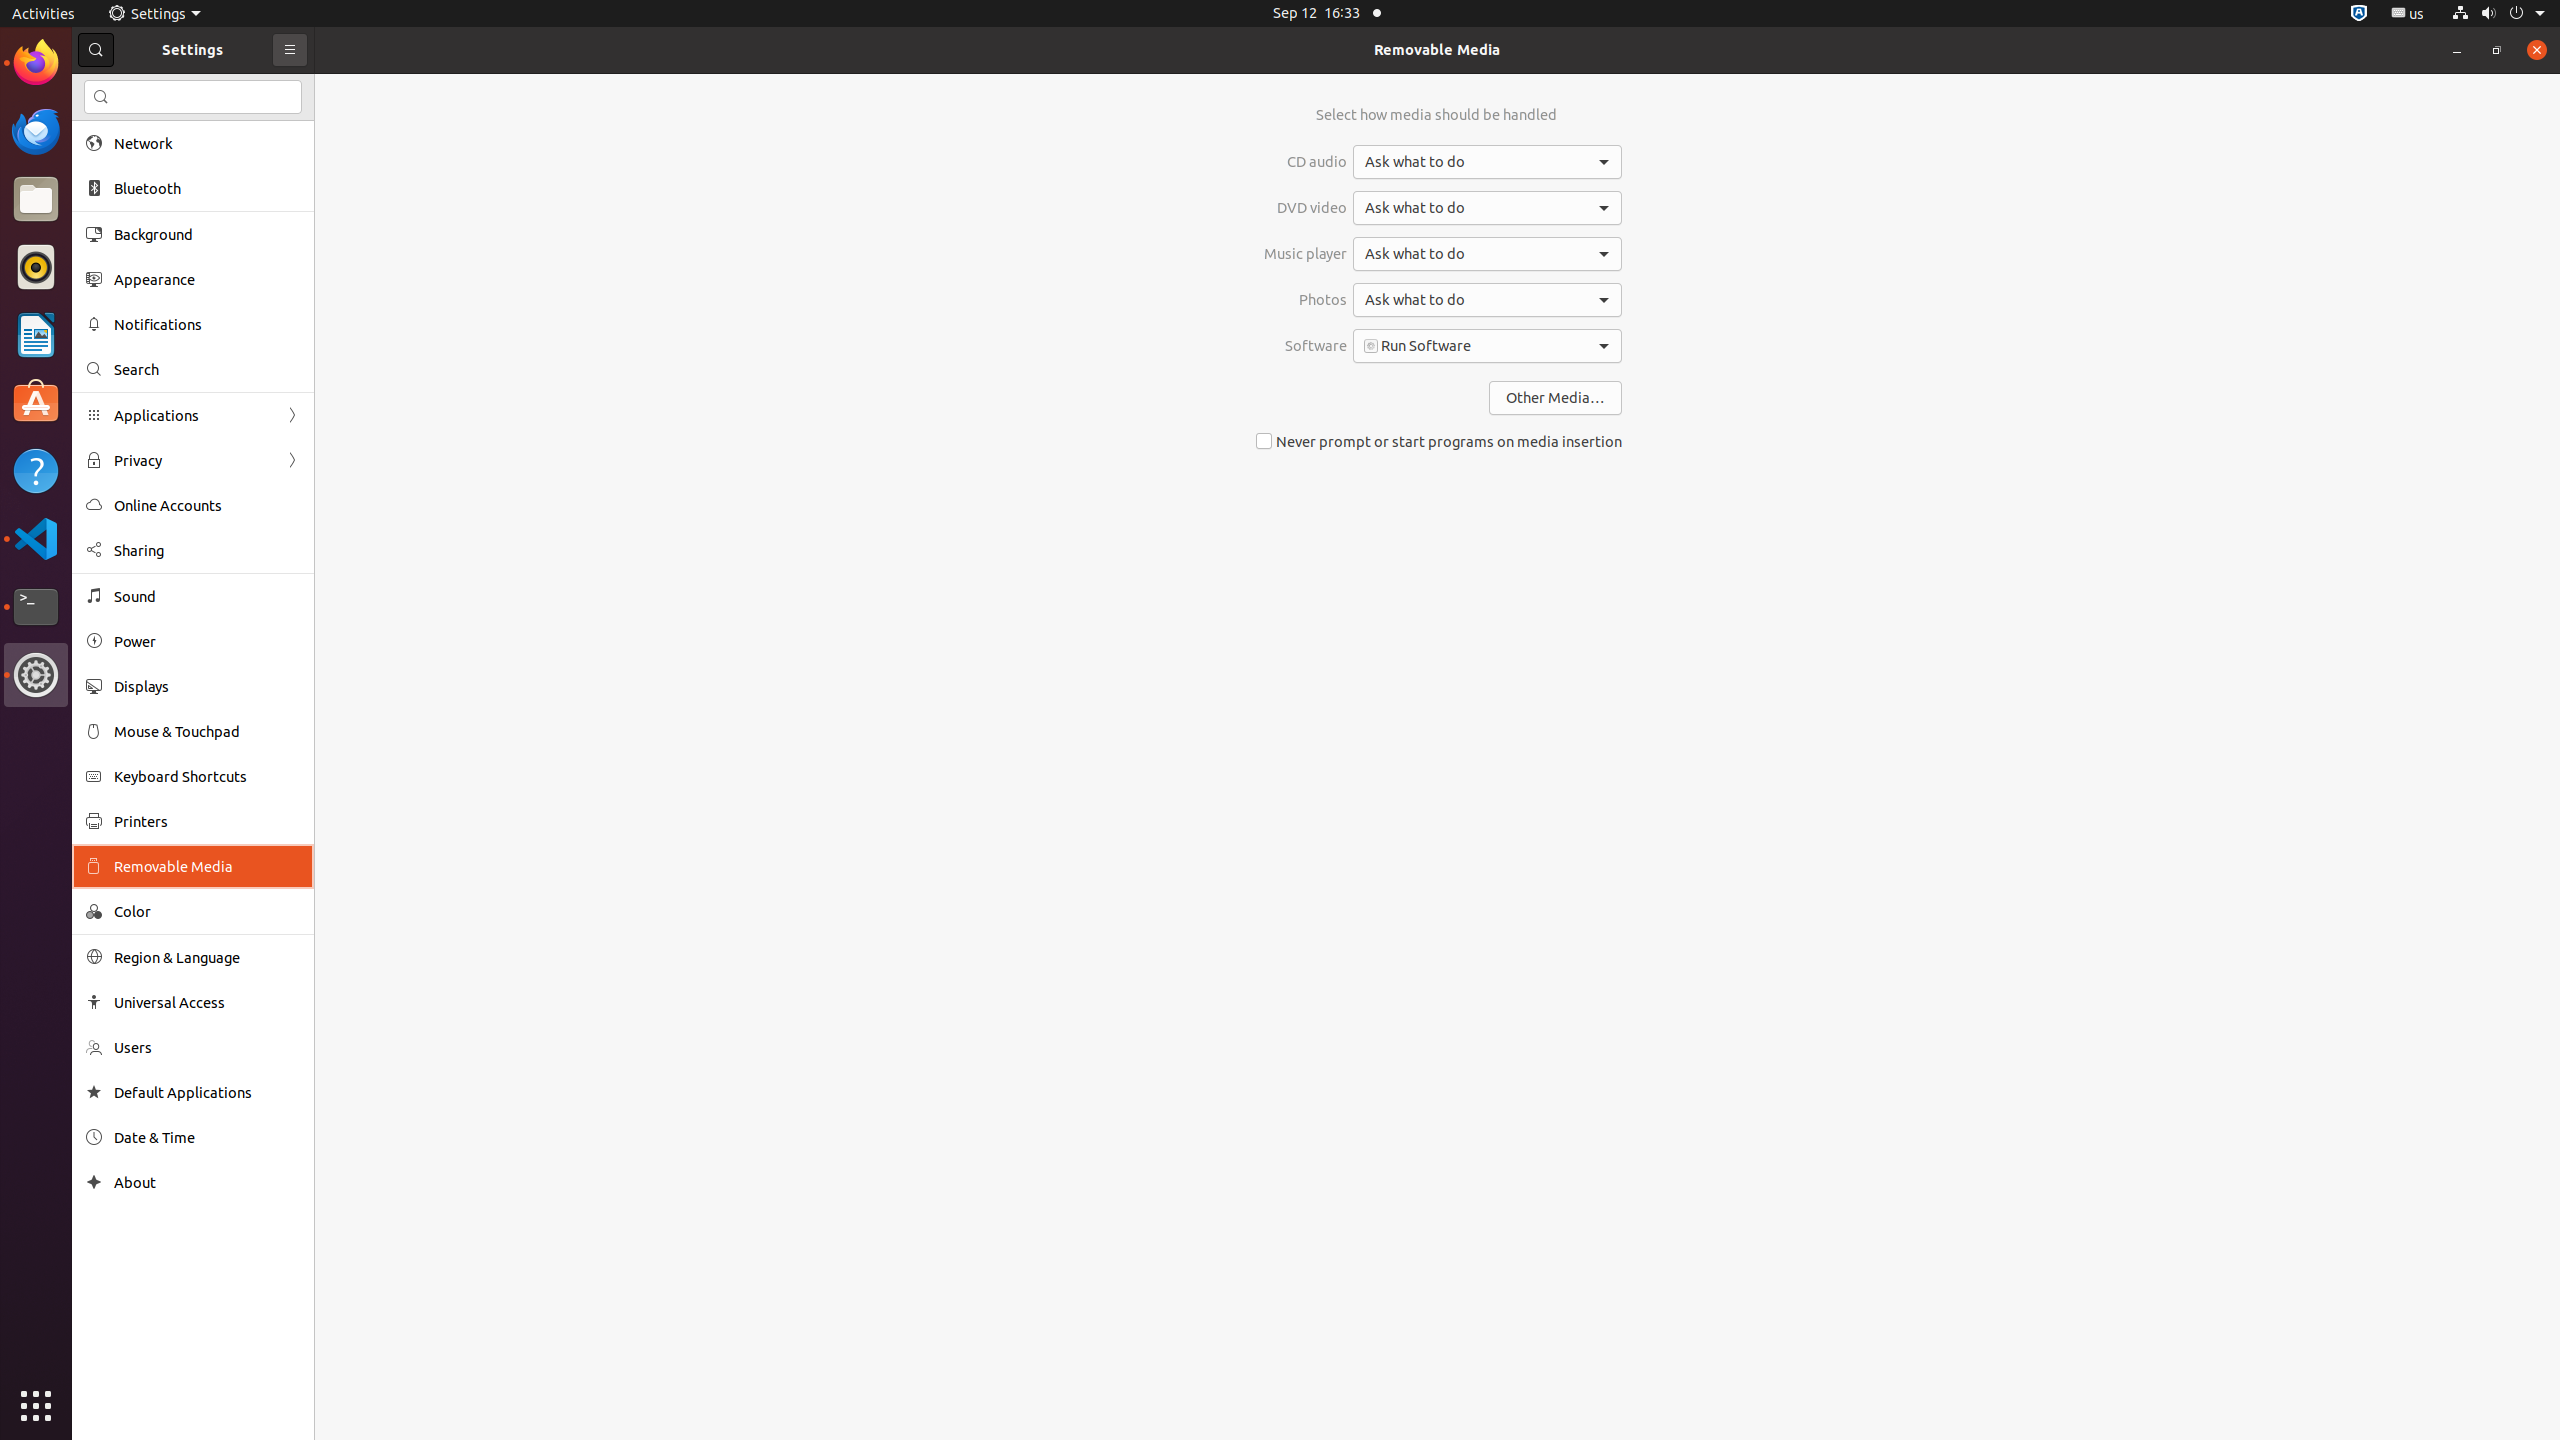 Image resolution: width=2560 pixels, height=1440 pixels. What do you see at coordinates (1554, 398) in the screenshot?
I see `'Other Media…'` at bounding box center [1554, 398].